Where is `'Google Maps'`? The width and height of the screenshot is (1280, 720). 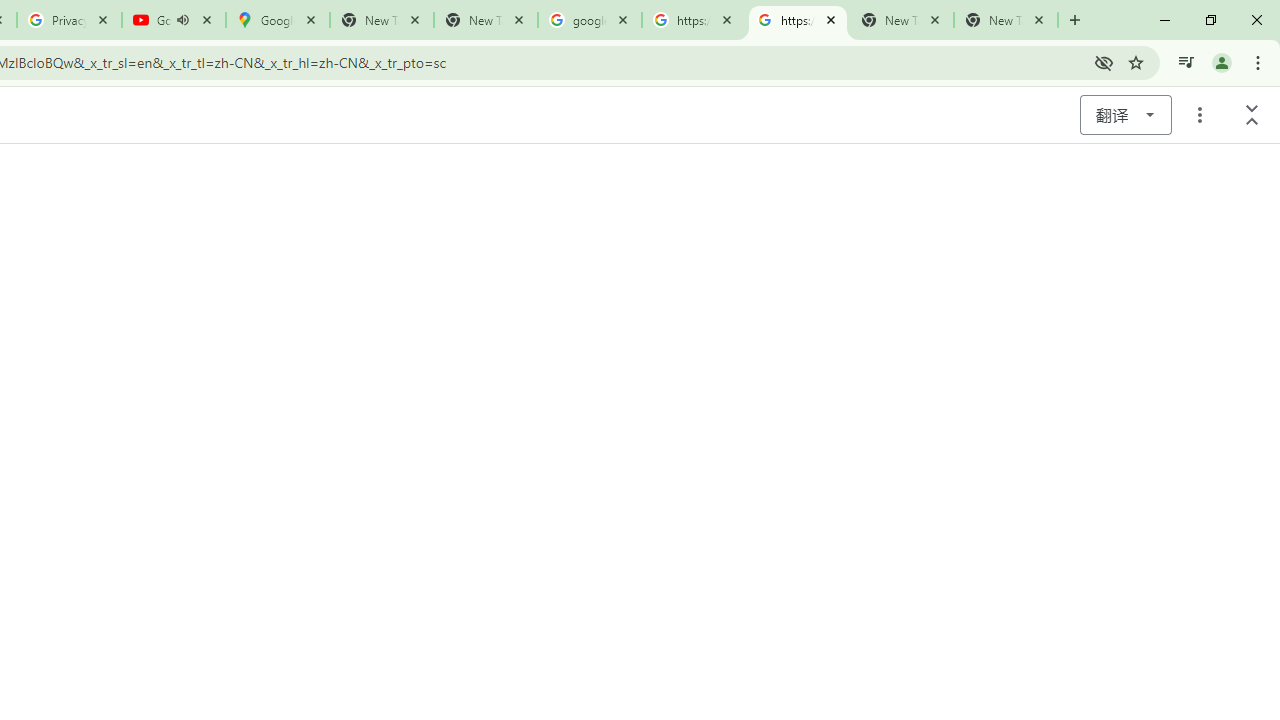 'Google Maps' is located at coordinates (277, 20).